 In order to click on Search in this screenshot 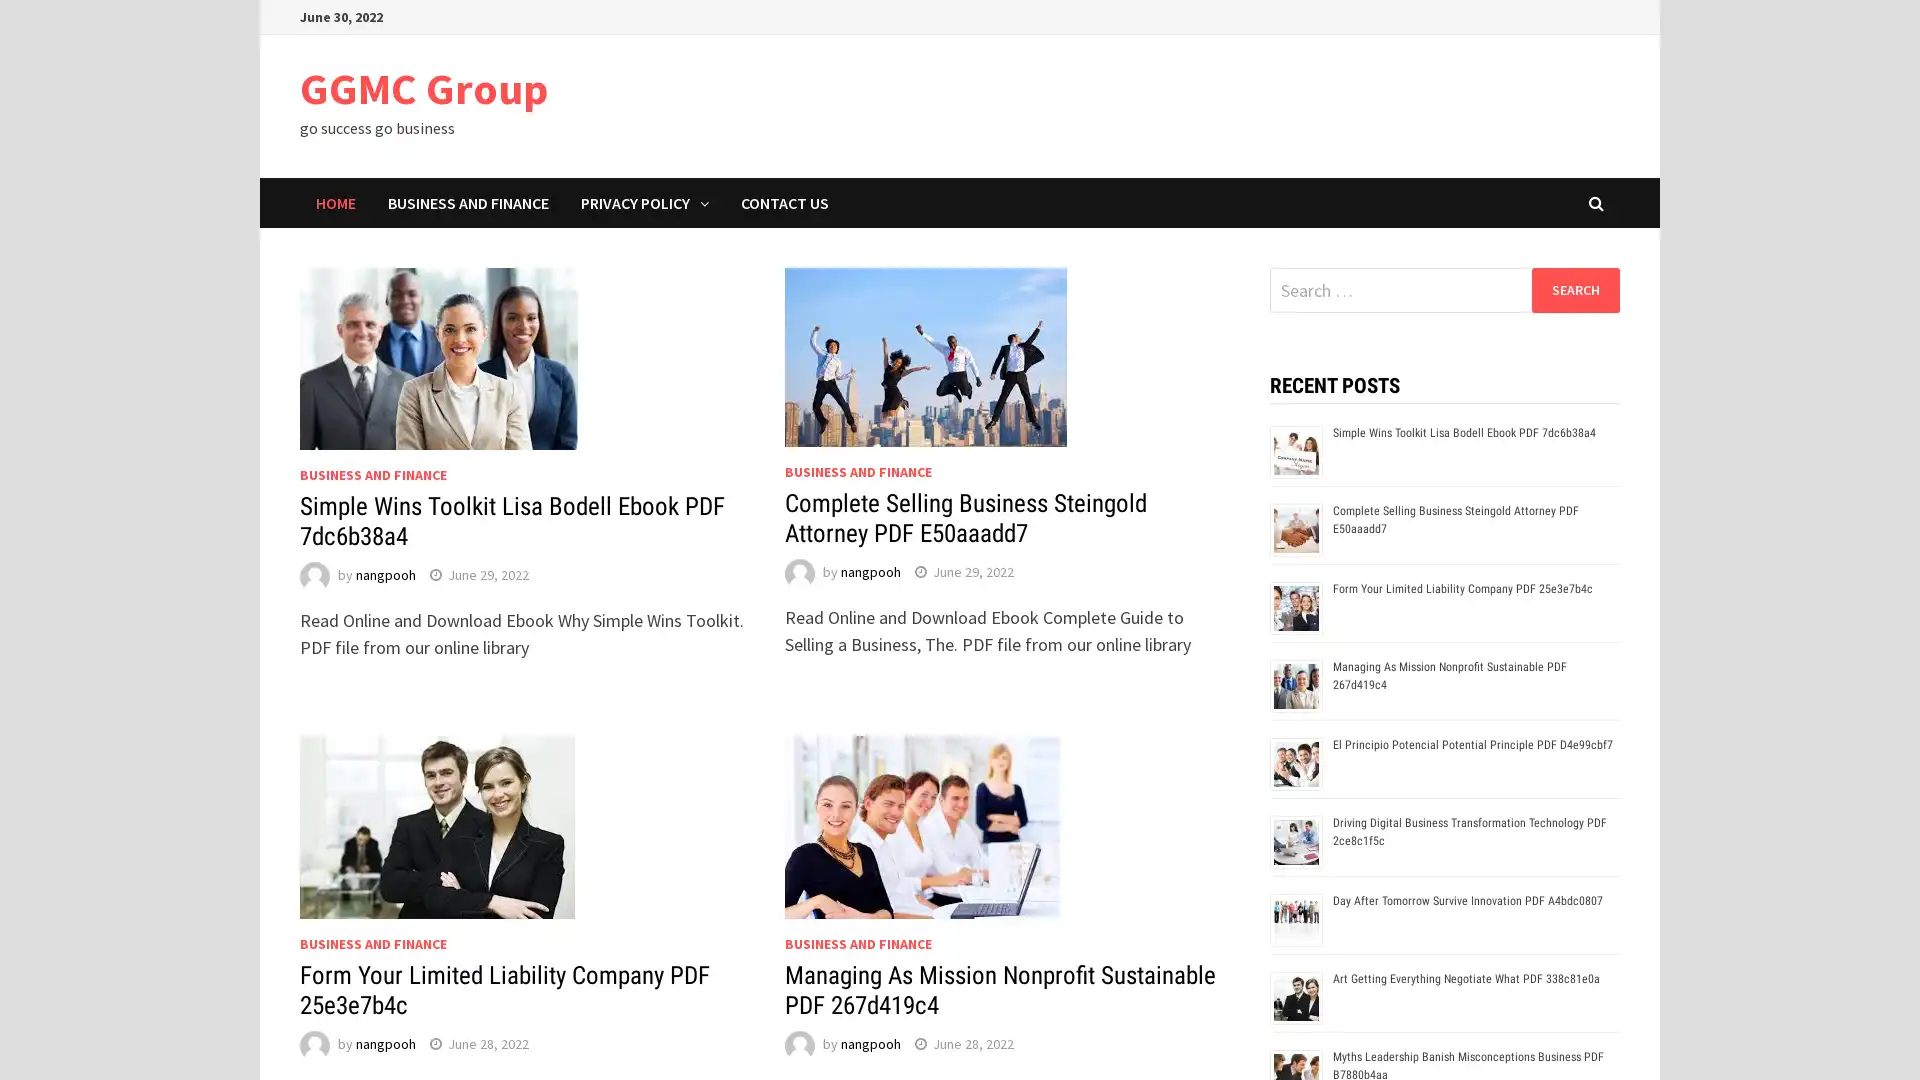, I will do `click(1574, 289)`.